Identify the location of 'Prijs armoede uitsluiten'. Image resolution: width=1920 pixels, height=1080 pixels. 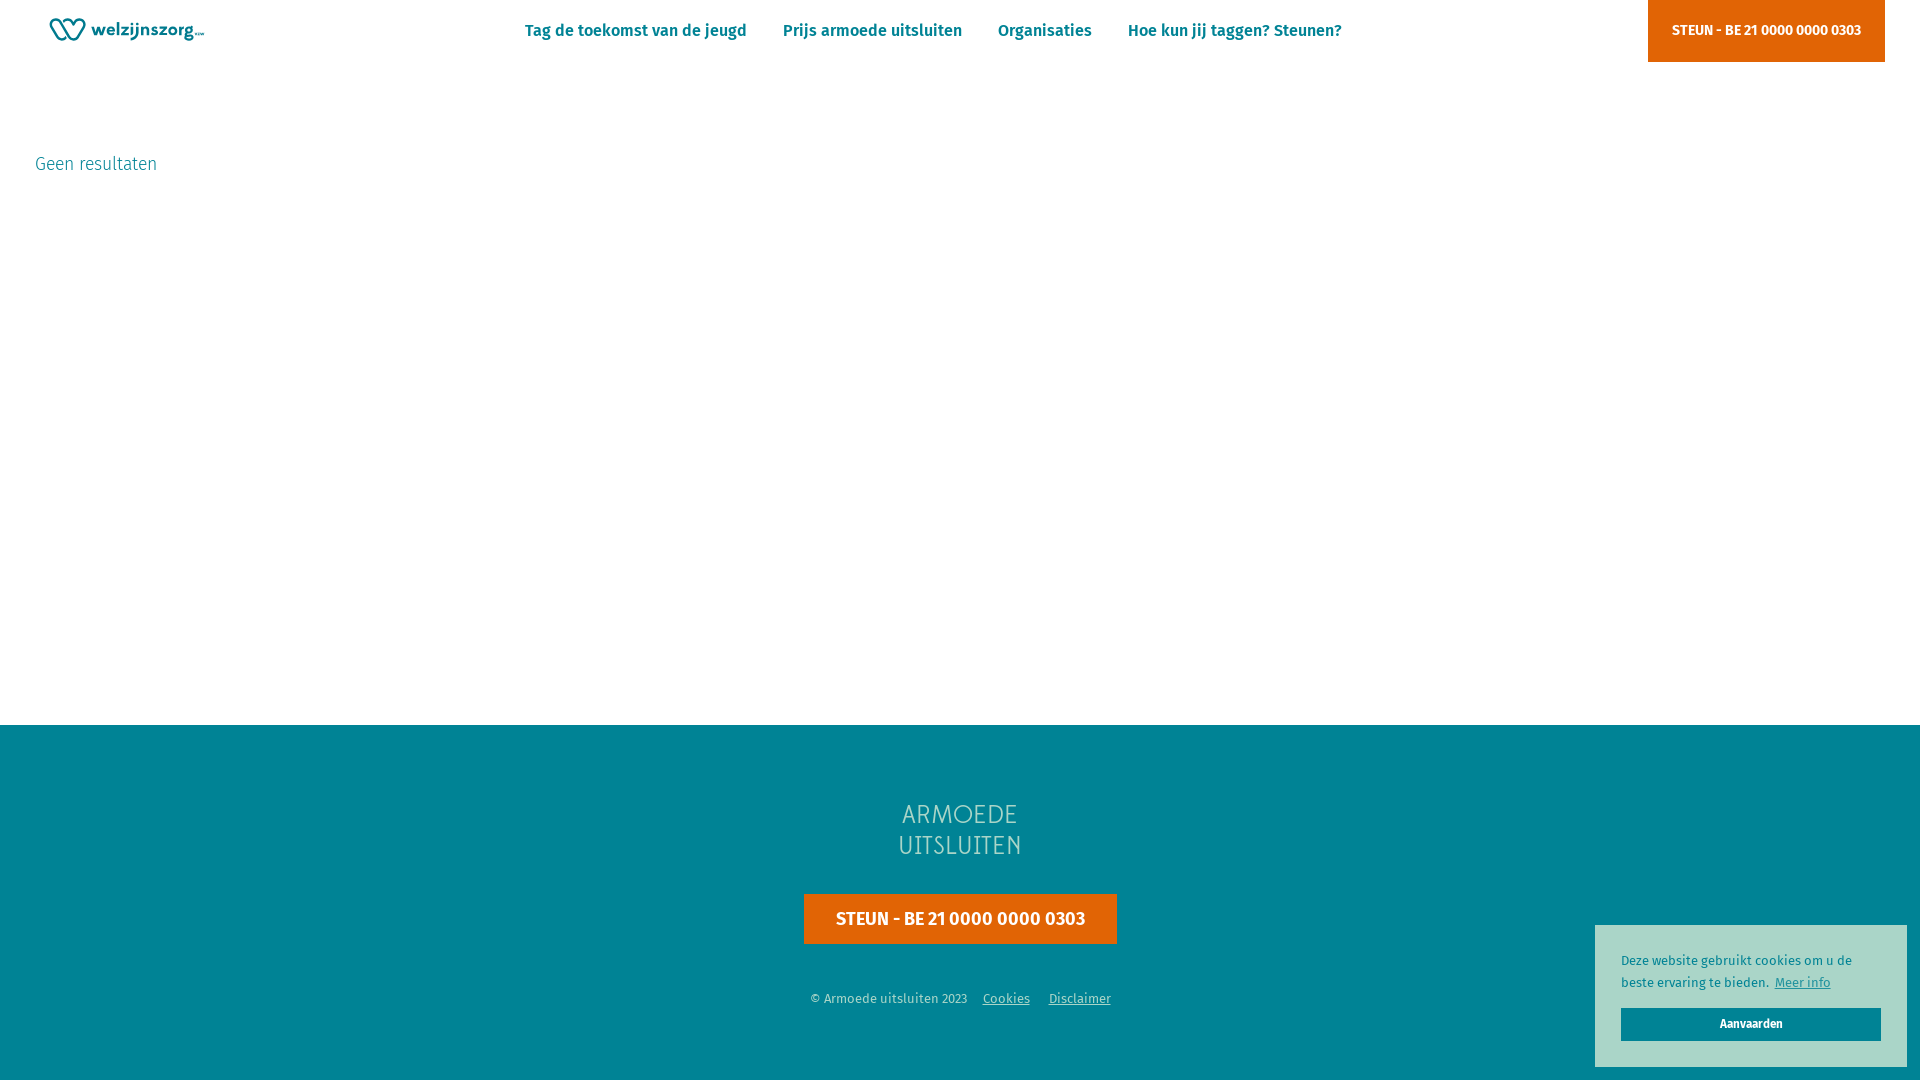
(781, 30).